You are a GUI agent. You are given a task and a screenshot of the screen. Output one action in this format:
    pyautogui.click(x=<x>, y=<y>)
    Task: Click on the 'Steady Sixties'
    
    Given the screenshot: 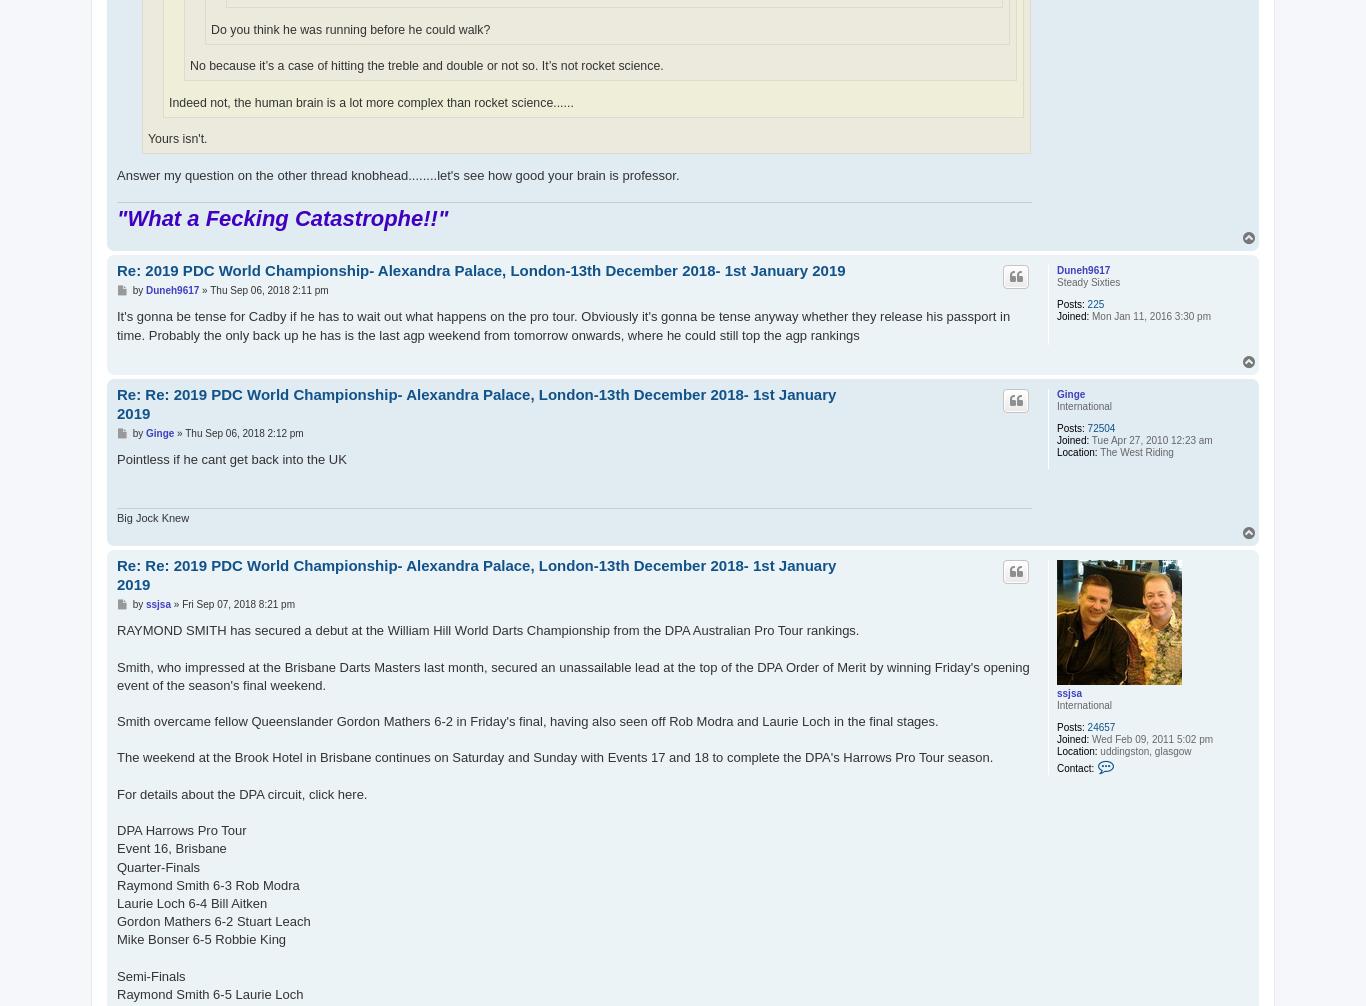 What is the action you would take?
    pyautogui.click(x=1087, y=281)
    